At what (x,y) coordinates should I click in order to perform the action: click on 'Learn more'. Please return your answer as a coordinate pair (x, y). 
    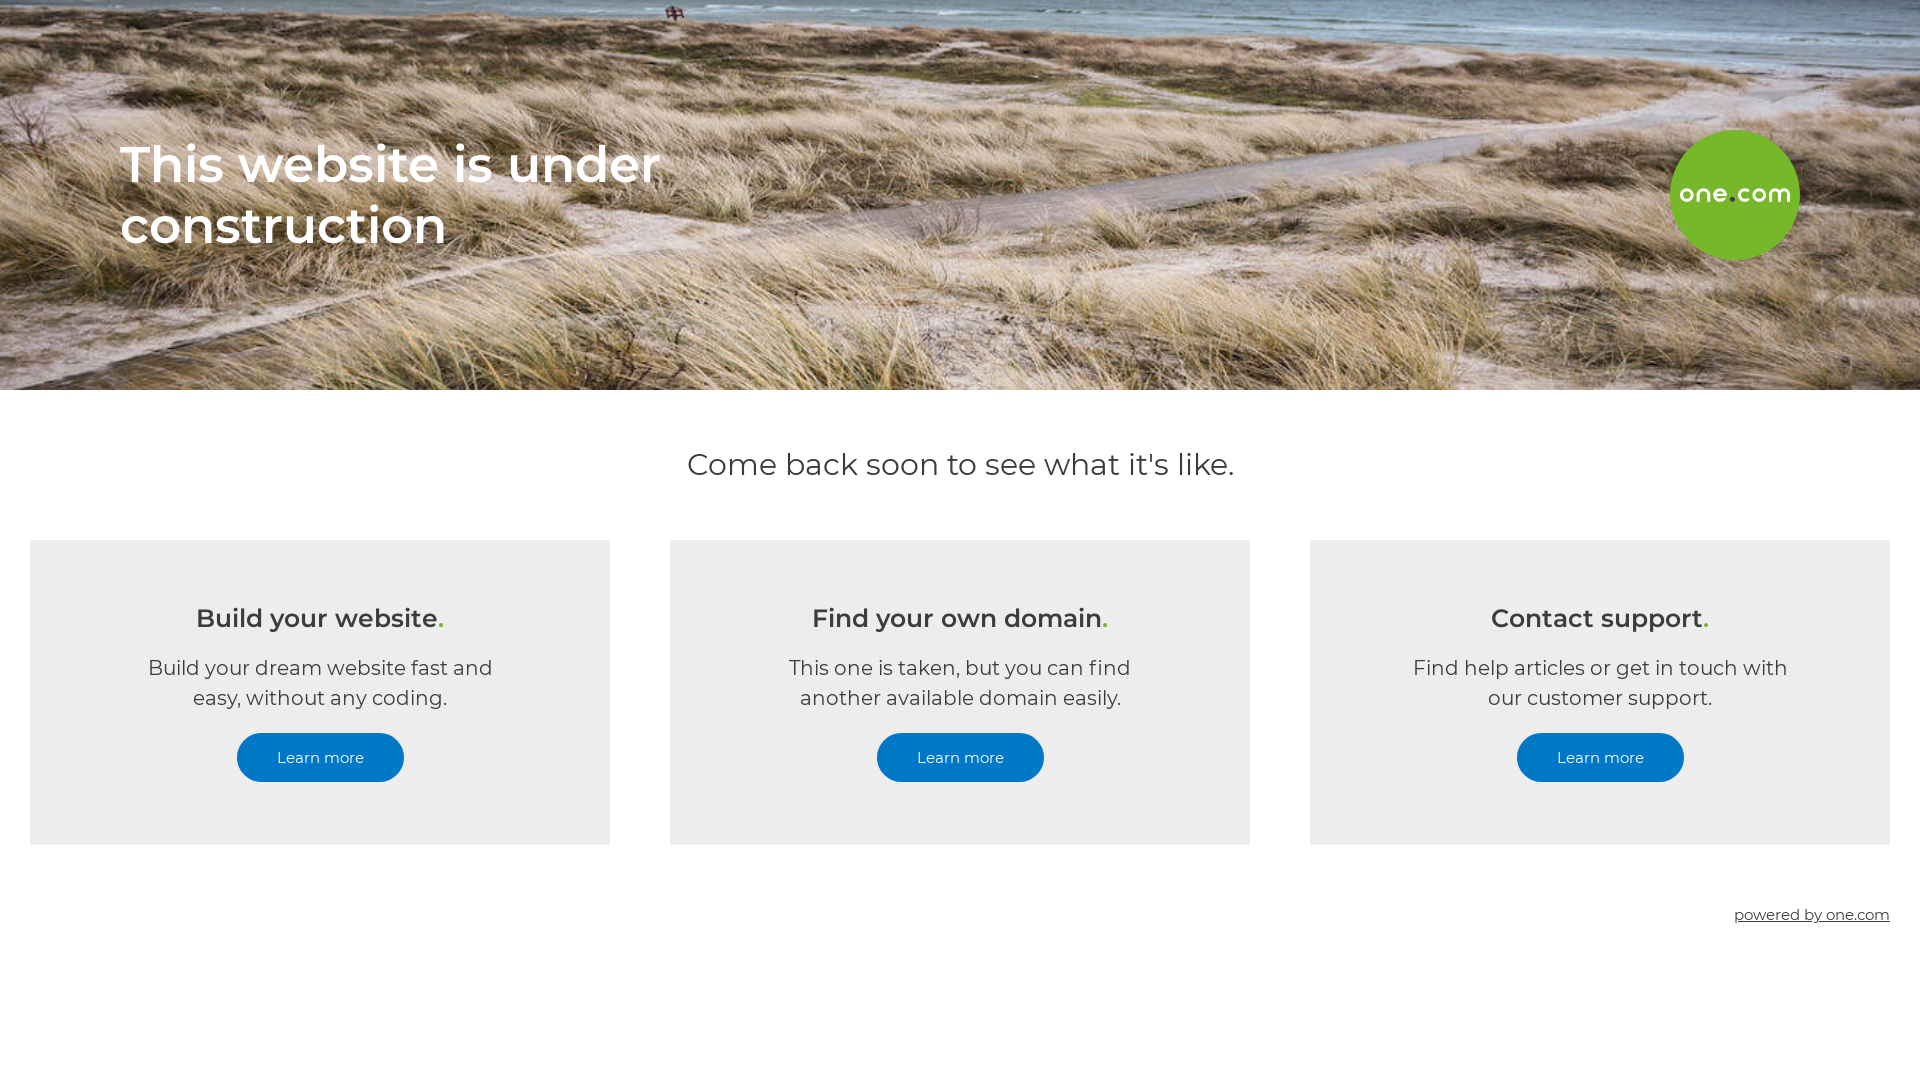
    Looking at the image, I should click on (318, 757).